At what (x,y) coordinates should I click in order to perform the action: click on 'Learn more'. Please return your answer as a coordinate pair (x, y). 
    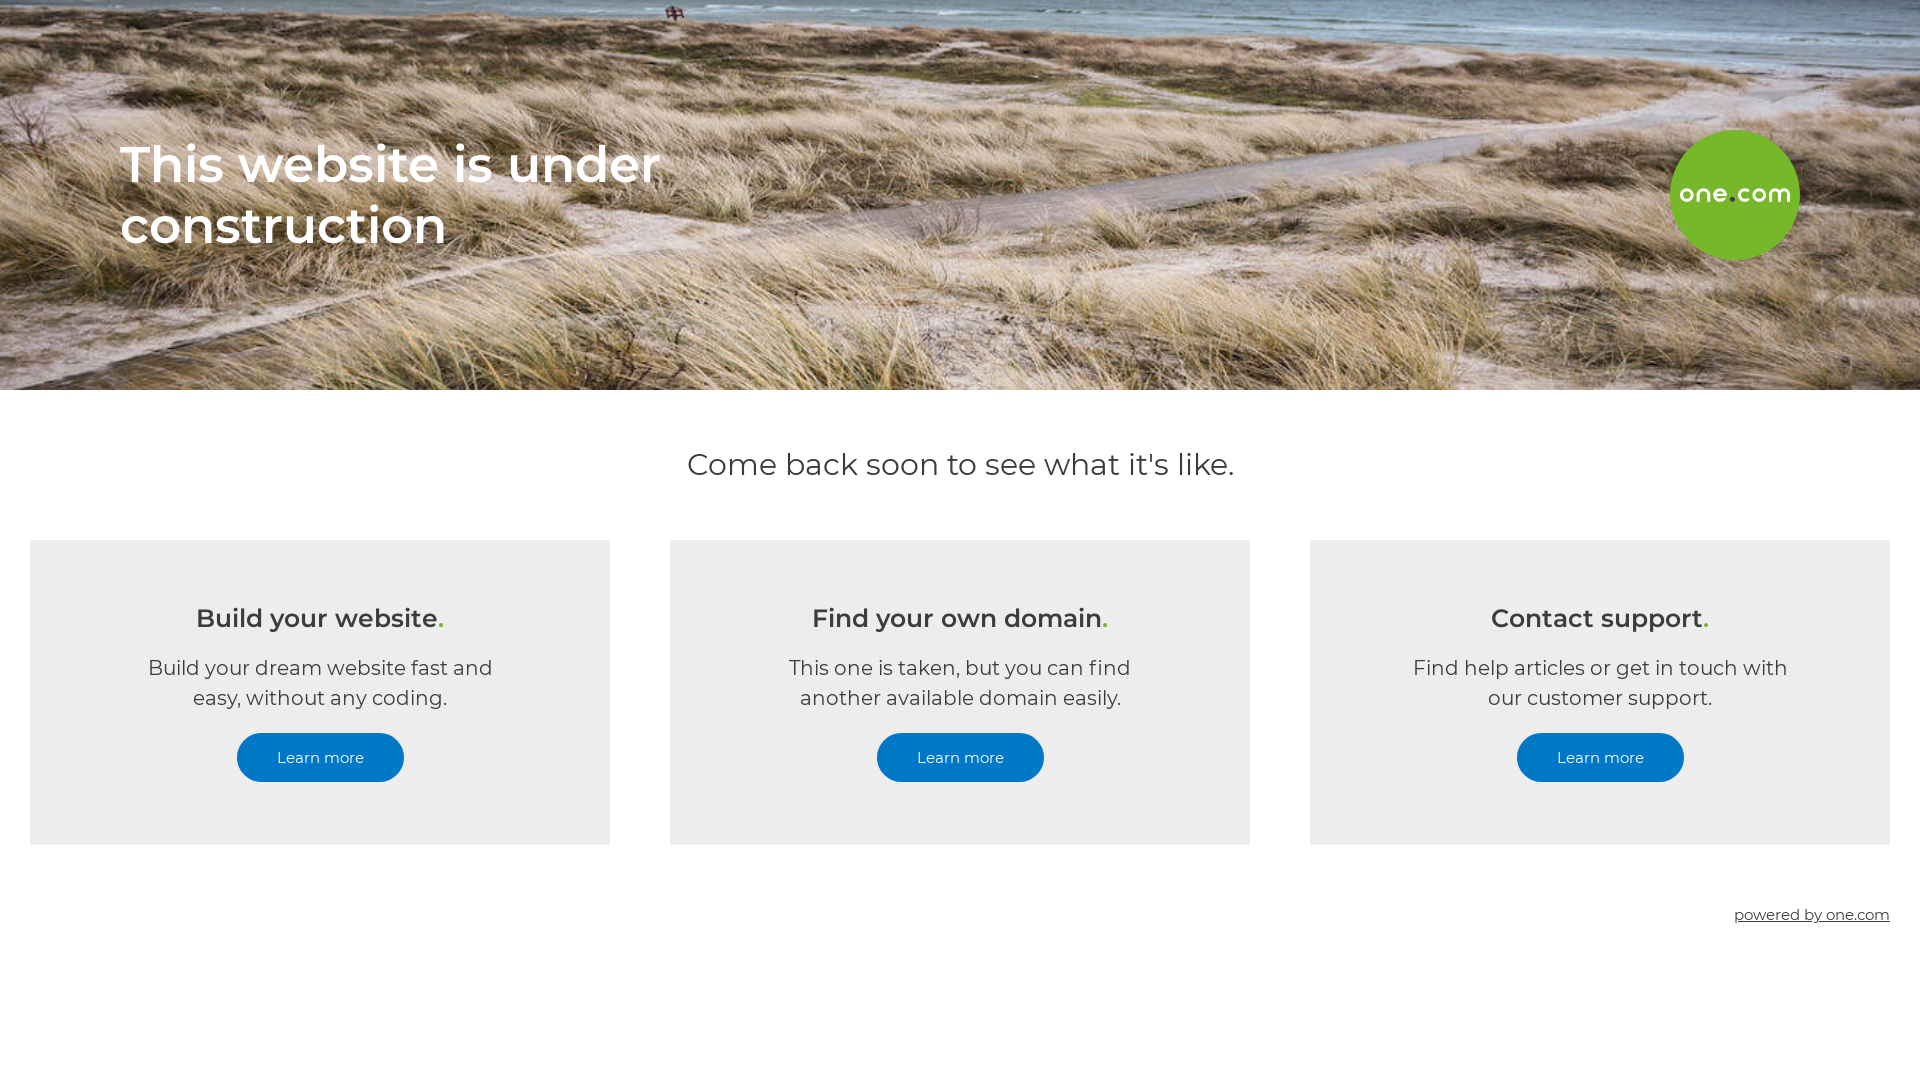
    Looking at the image, I should click on (318, 757).